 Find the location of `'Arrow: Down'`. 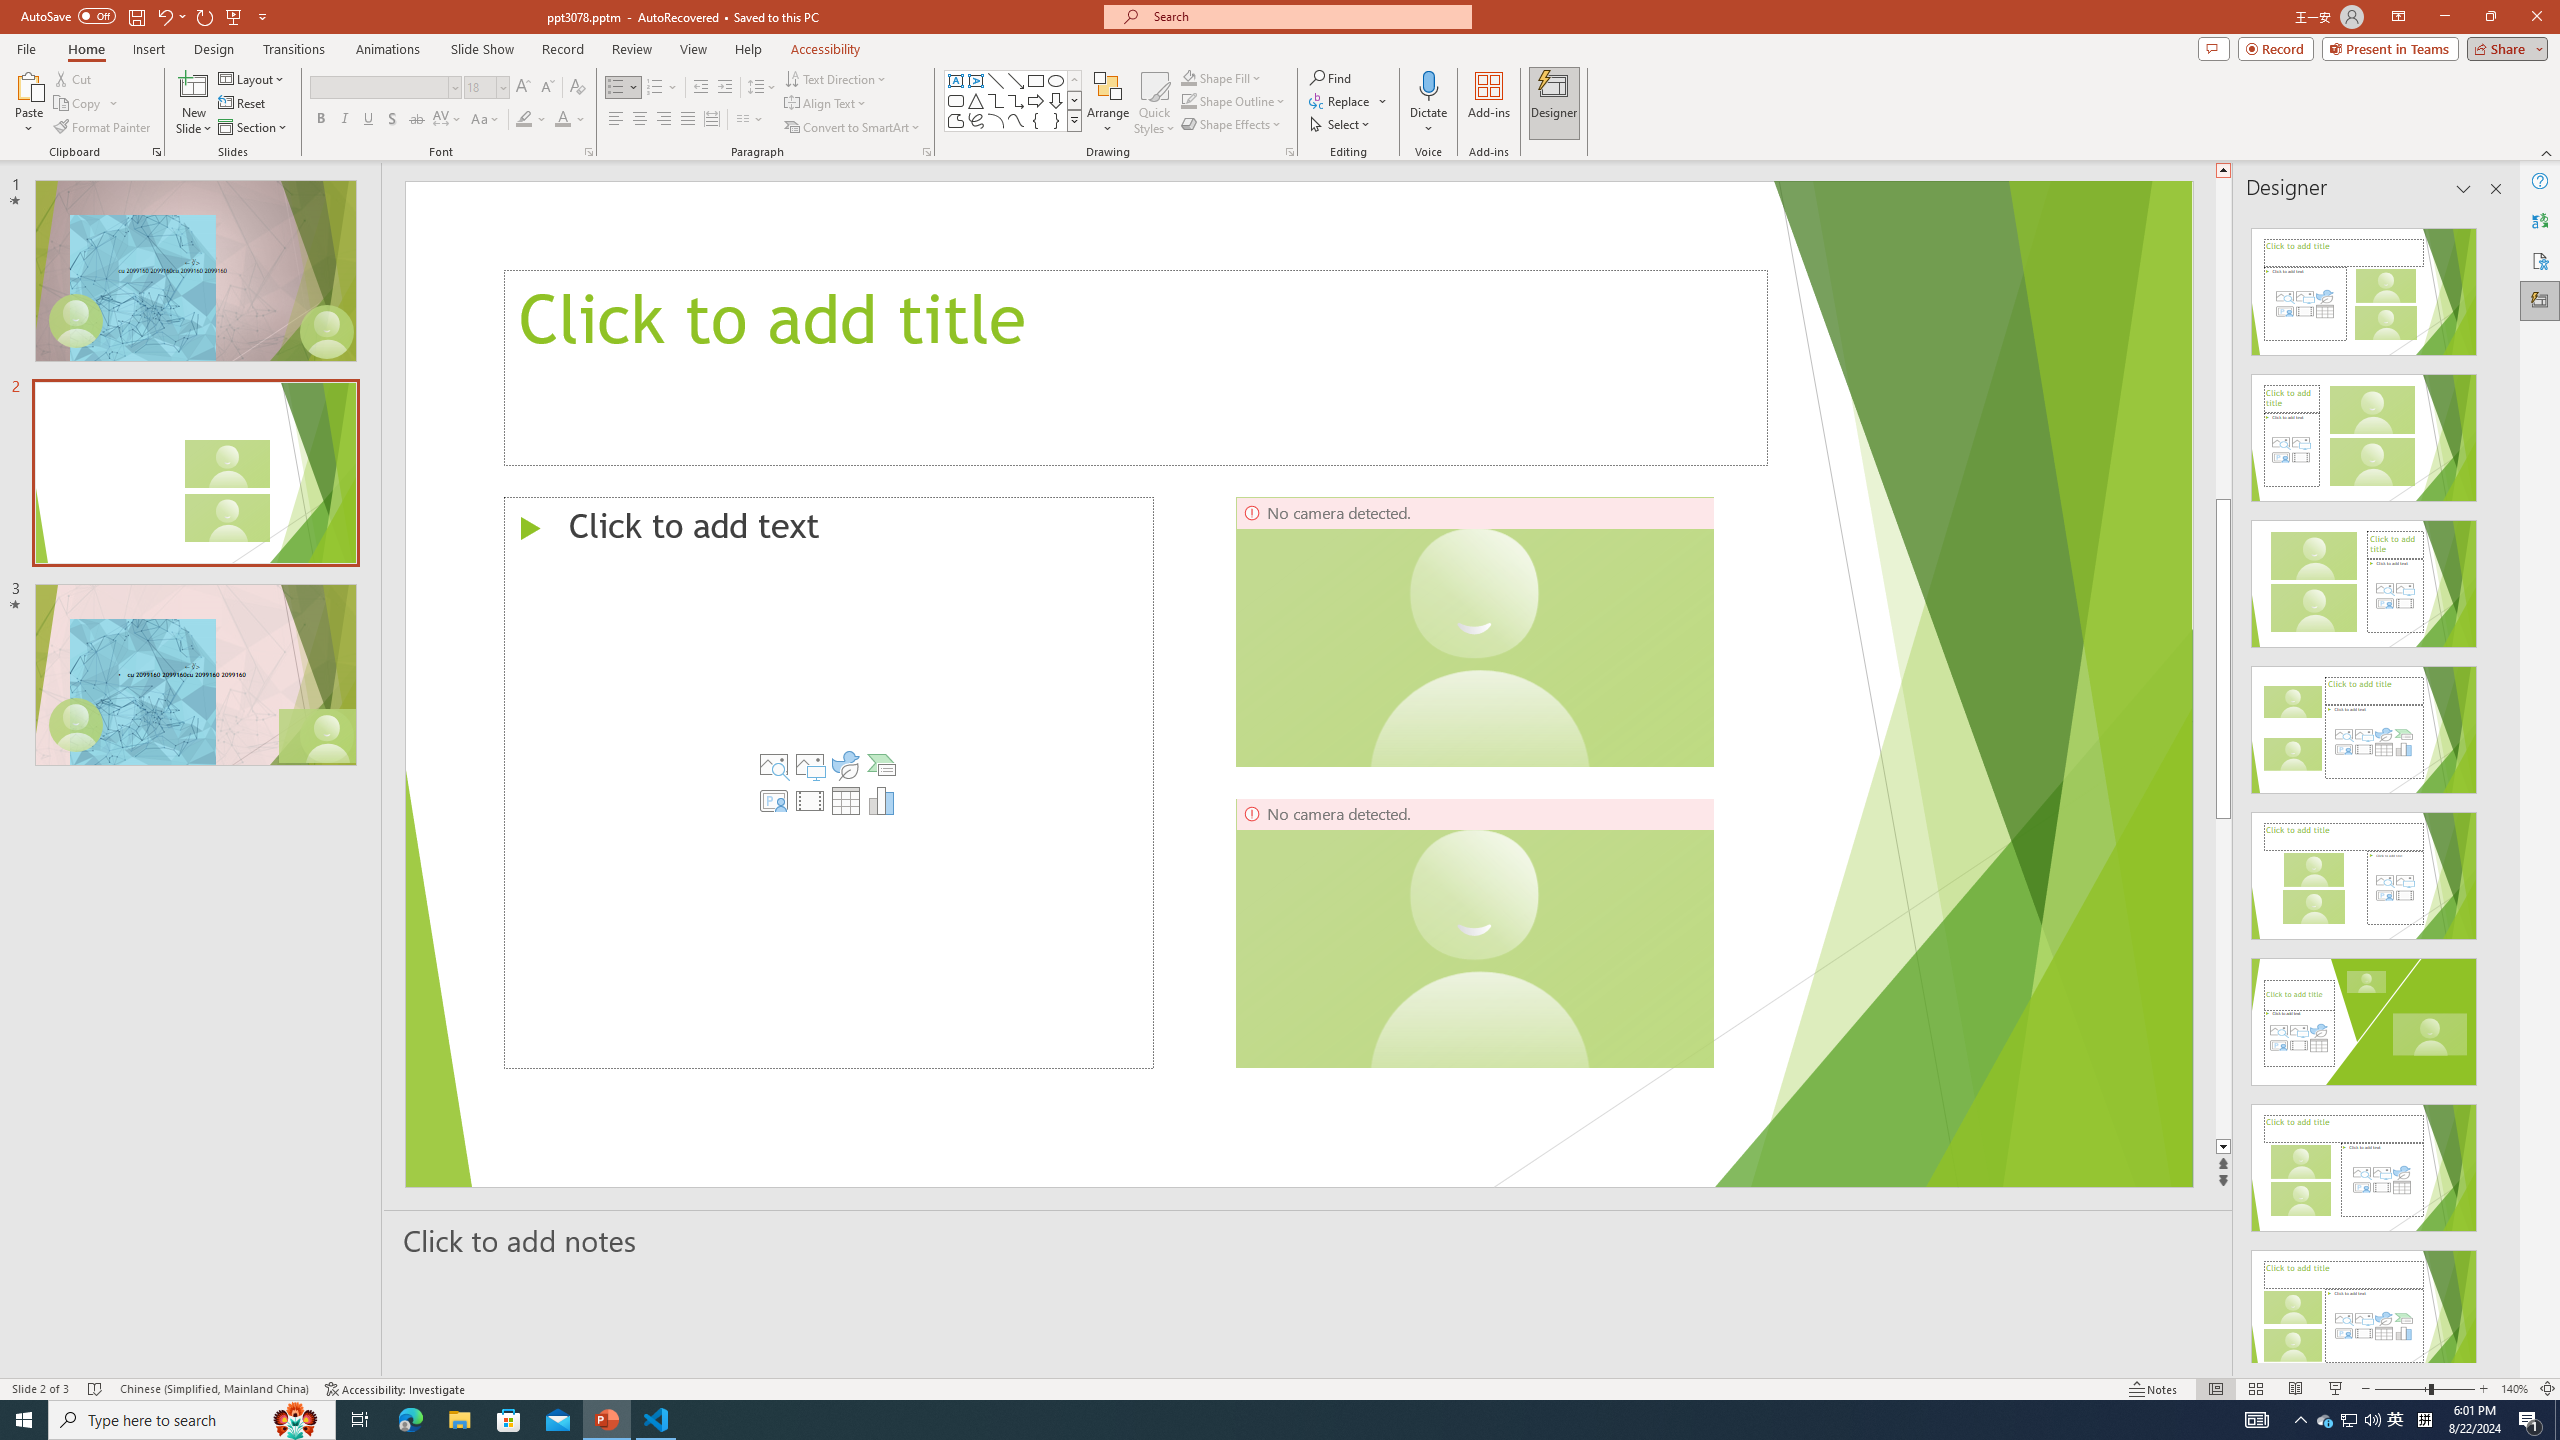

'Arrow: Down' is located at coordinates (1055, 99).